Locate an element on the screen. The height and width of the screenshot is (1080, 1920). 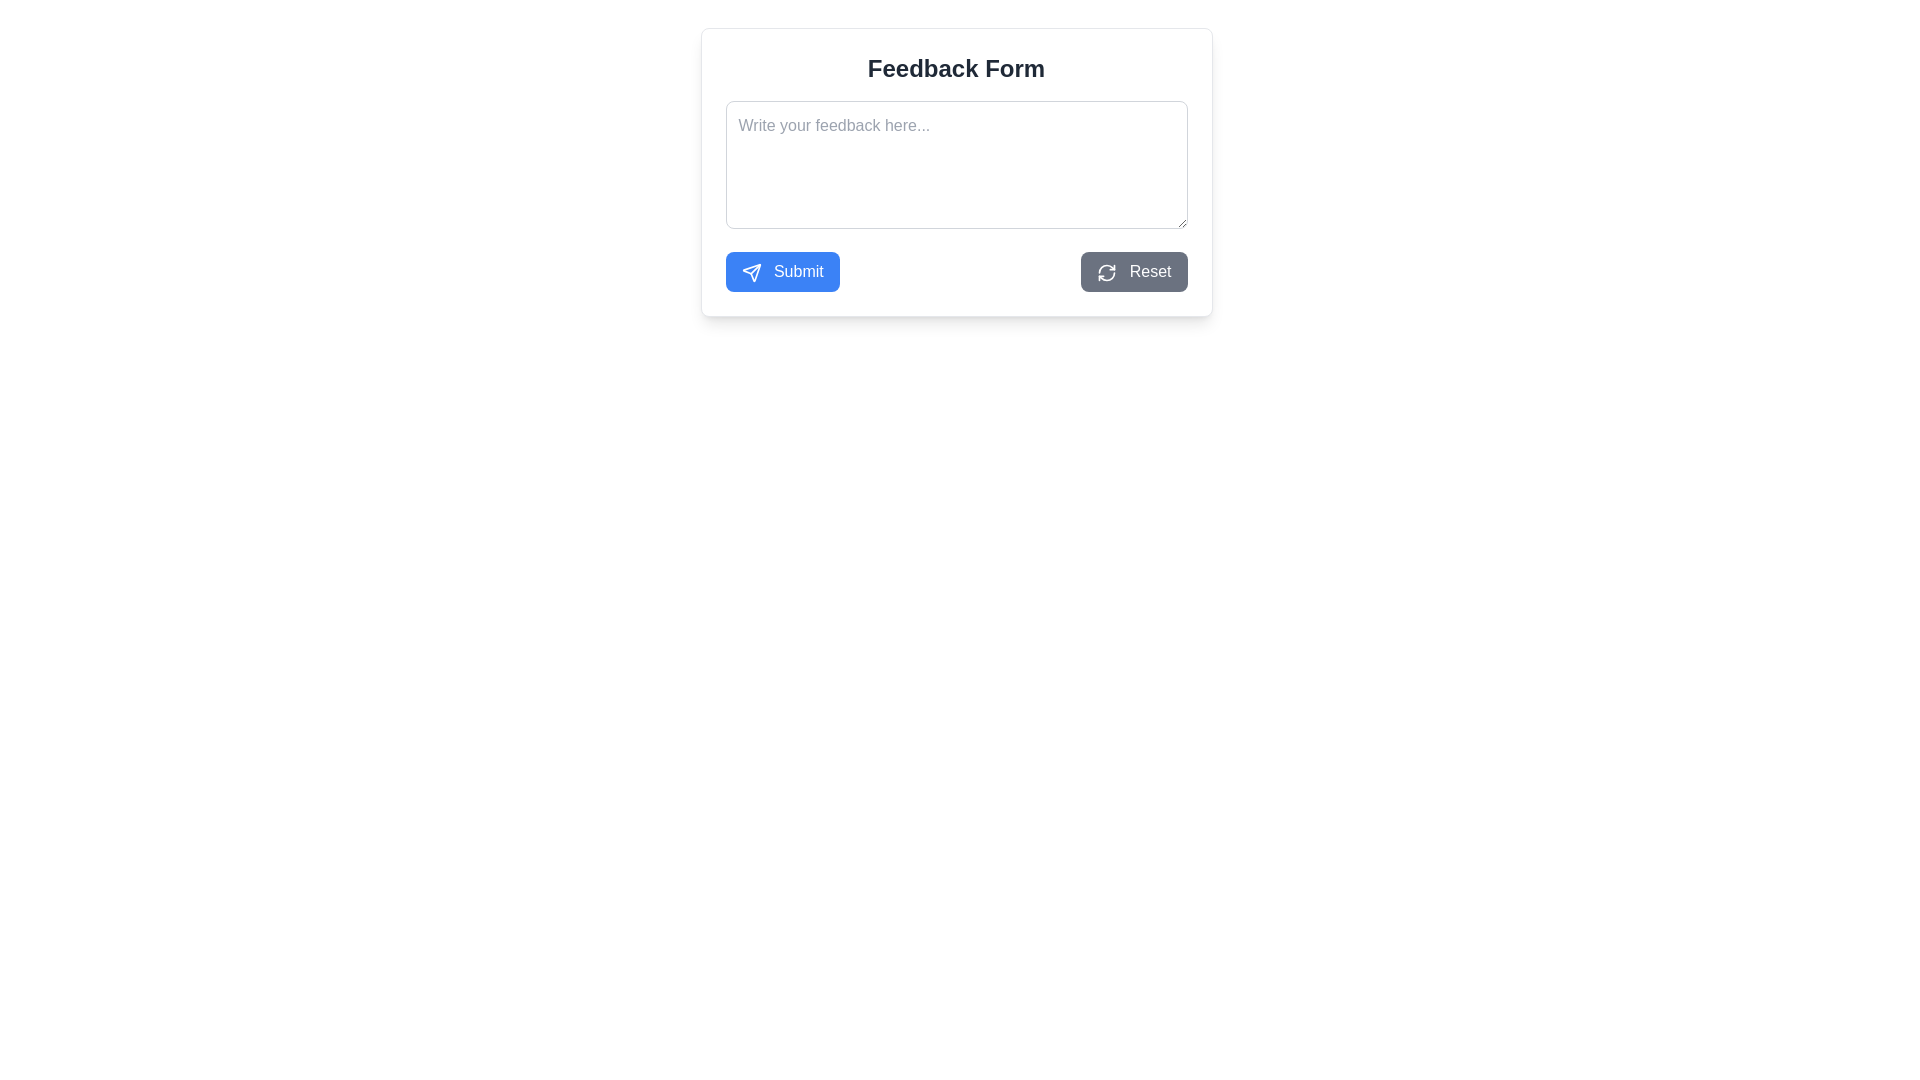
the 'Submit' button with a blue background and white text, which features a paper plane icon is located at coordinates (781, 272).